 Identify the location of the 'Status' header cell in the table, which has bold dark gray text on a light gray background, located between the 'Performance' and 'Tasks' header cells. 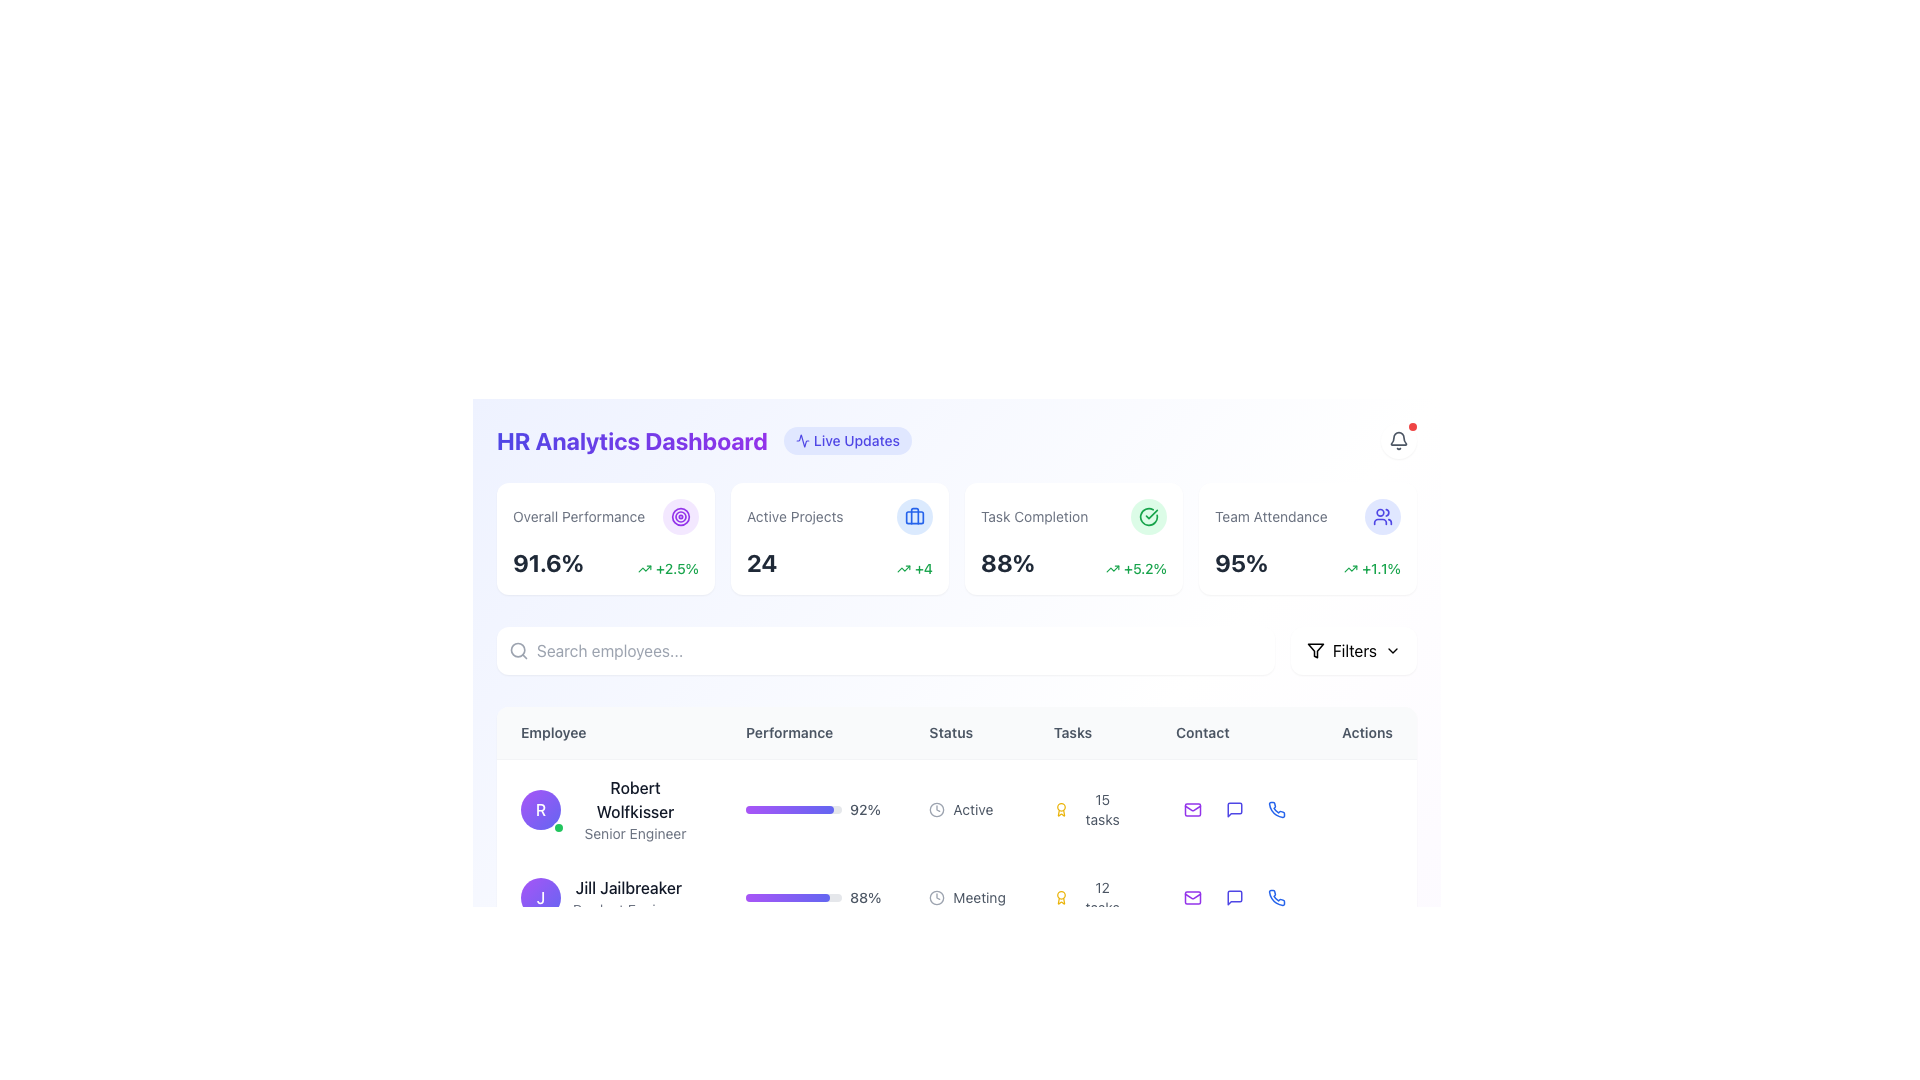
(955, 732).